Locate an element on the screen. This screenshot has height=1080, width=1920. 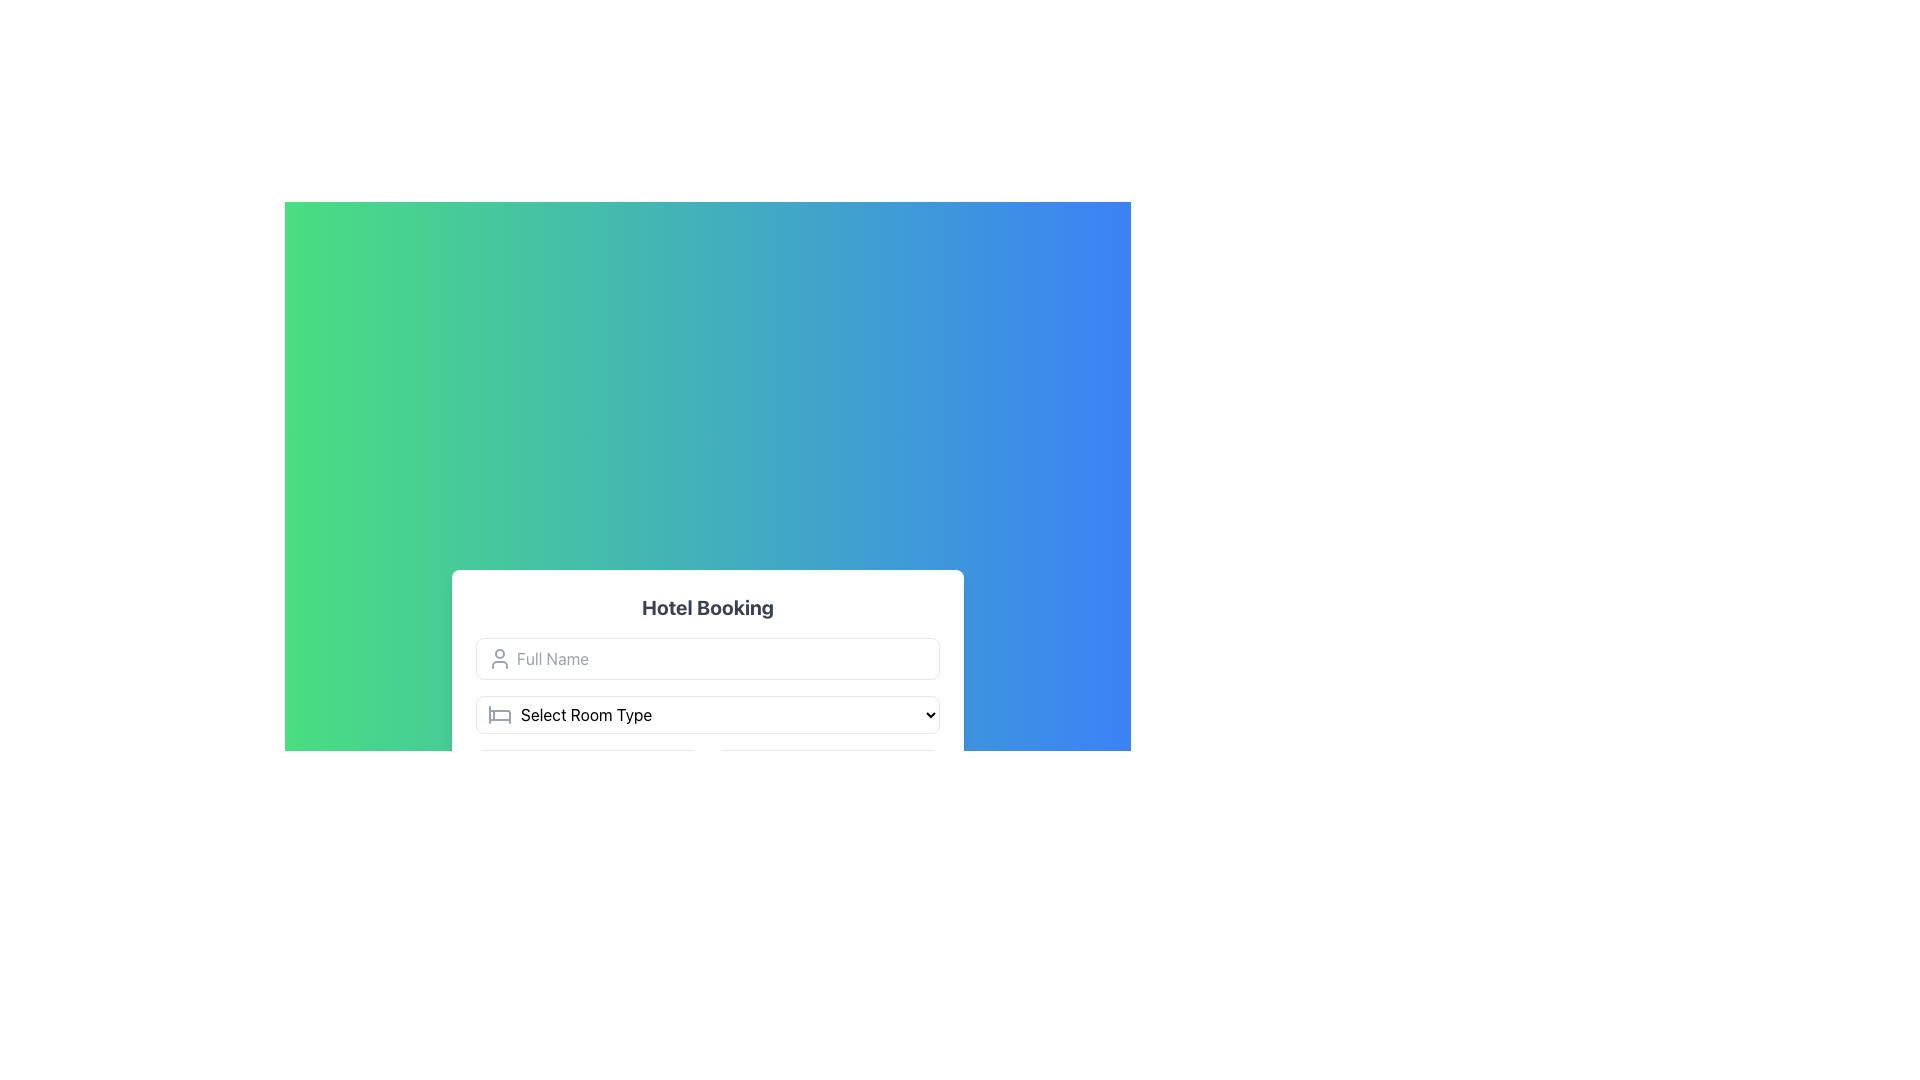
the user profile icon which is a circular head above a semi-circular body, located to the left of the 'Full Name' text input field is located at coordinates (499, 659).